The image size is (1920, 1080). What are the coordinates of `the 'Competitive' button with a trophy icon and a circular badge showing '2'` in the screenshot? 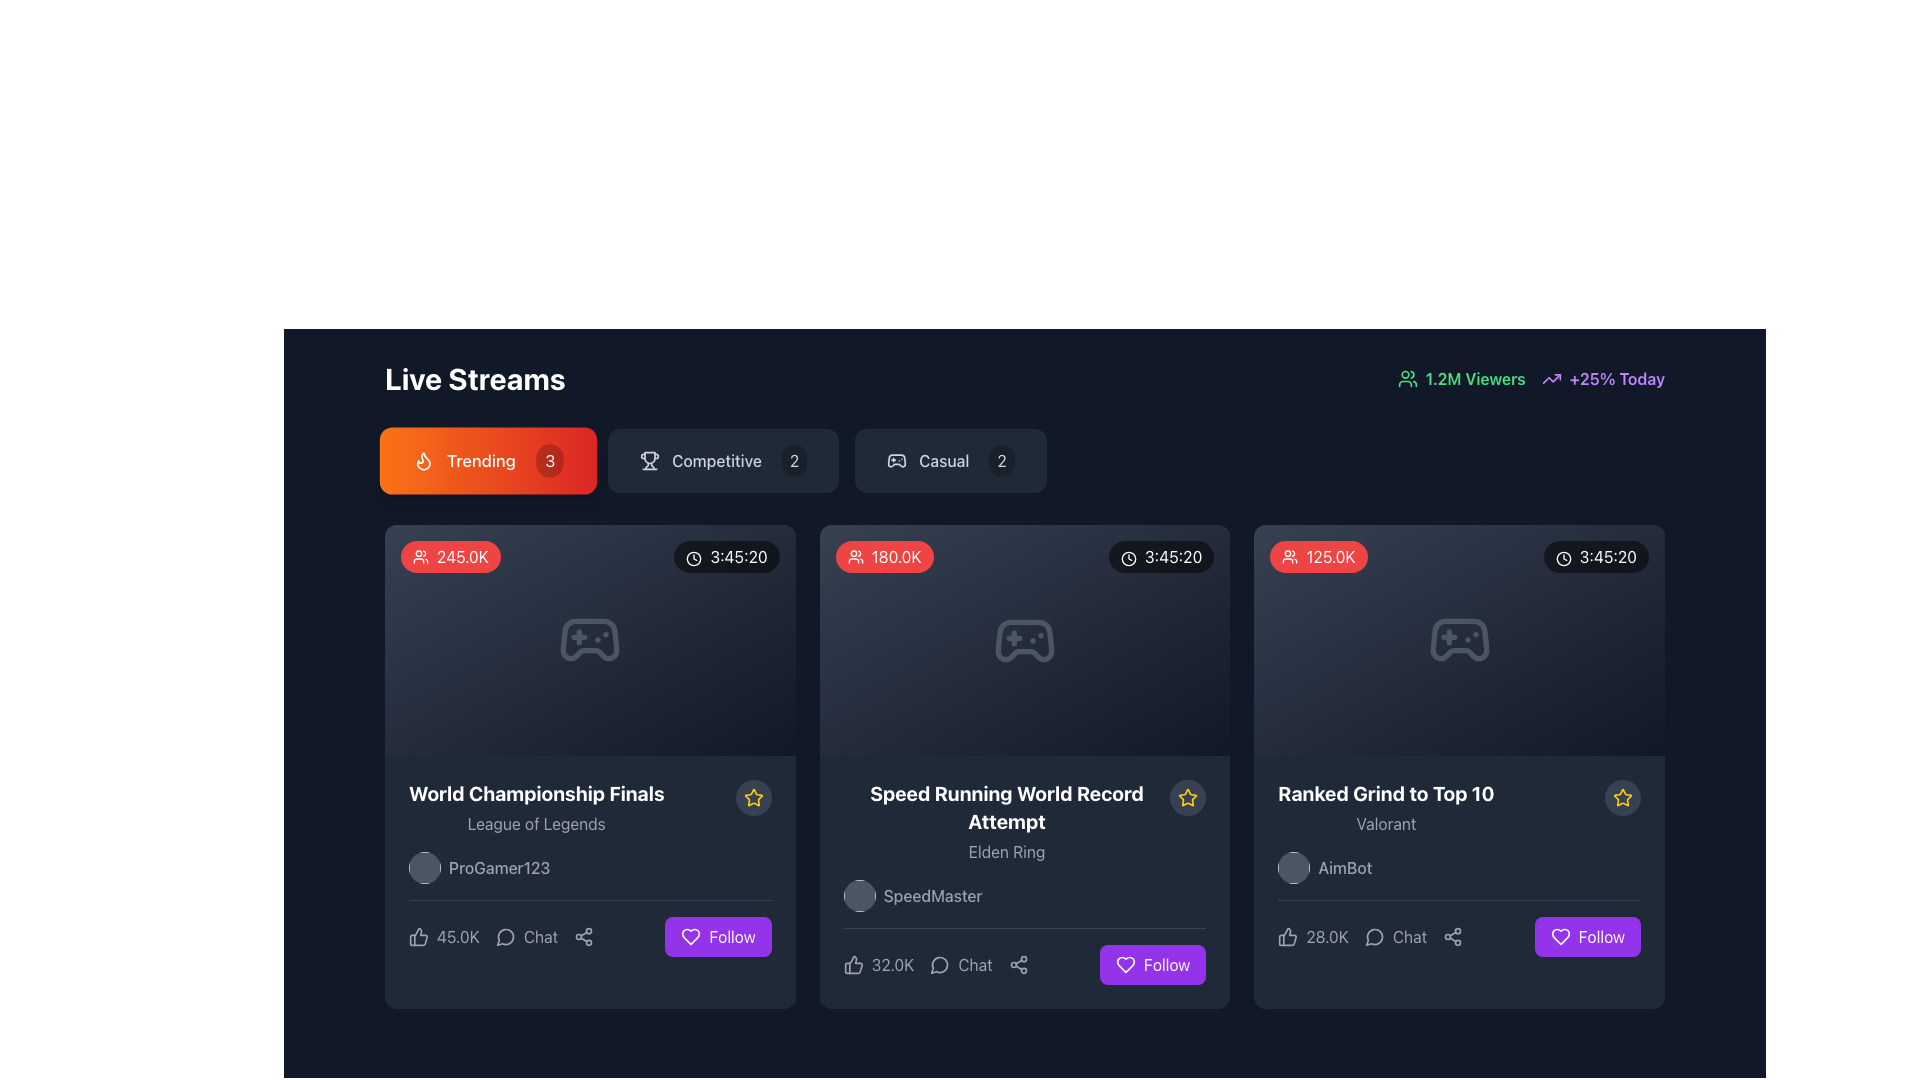 It's located at (722, 461).